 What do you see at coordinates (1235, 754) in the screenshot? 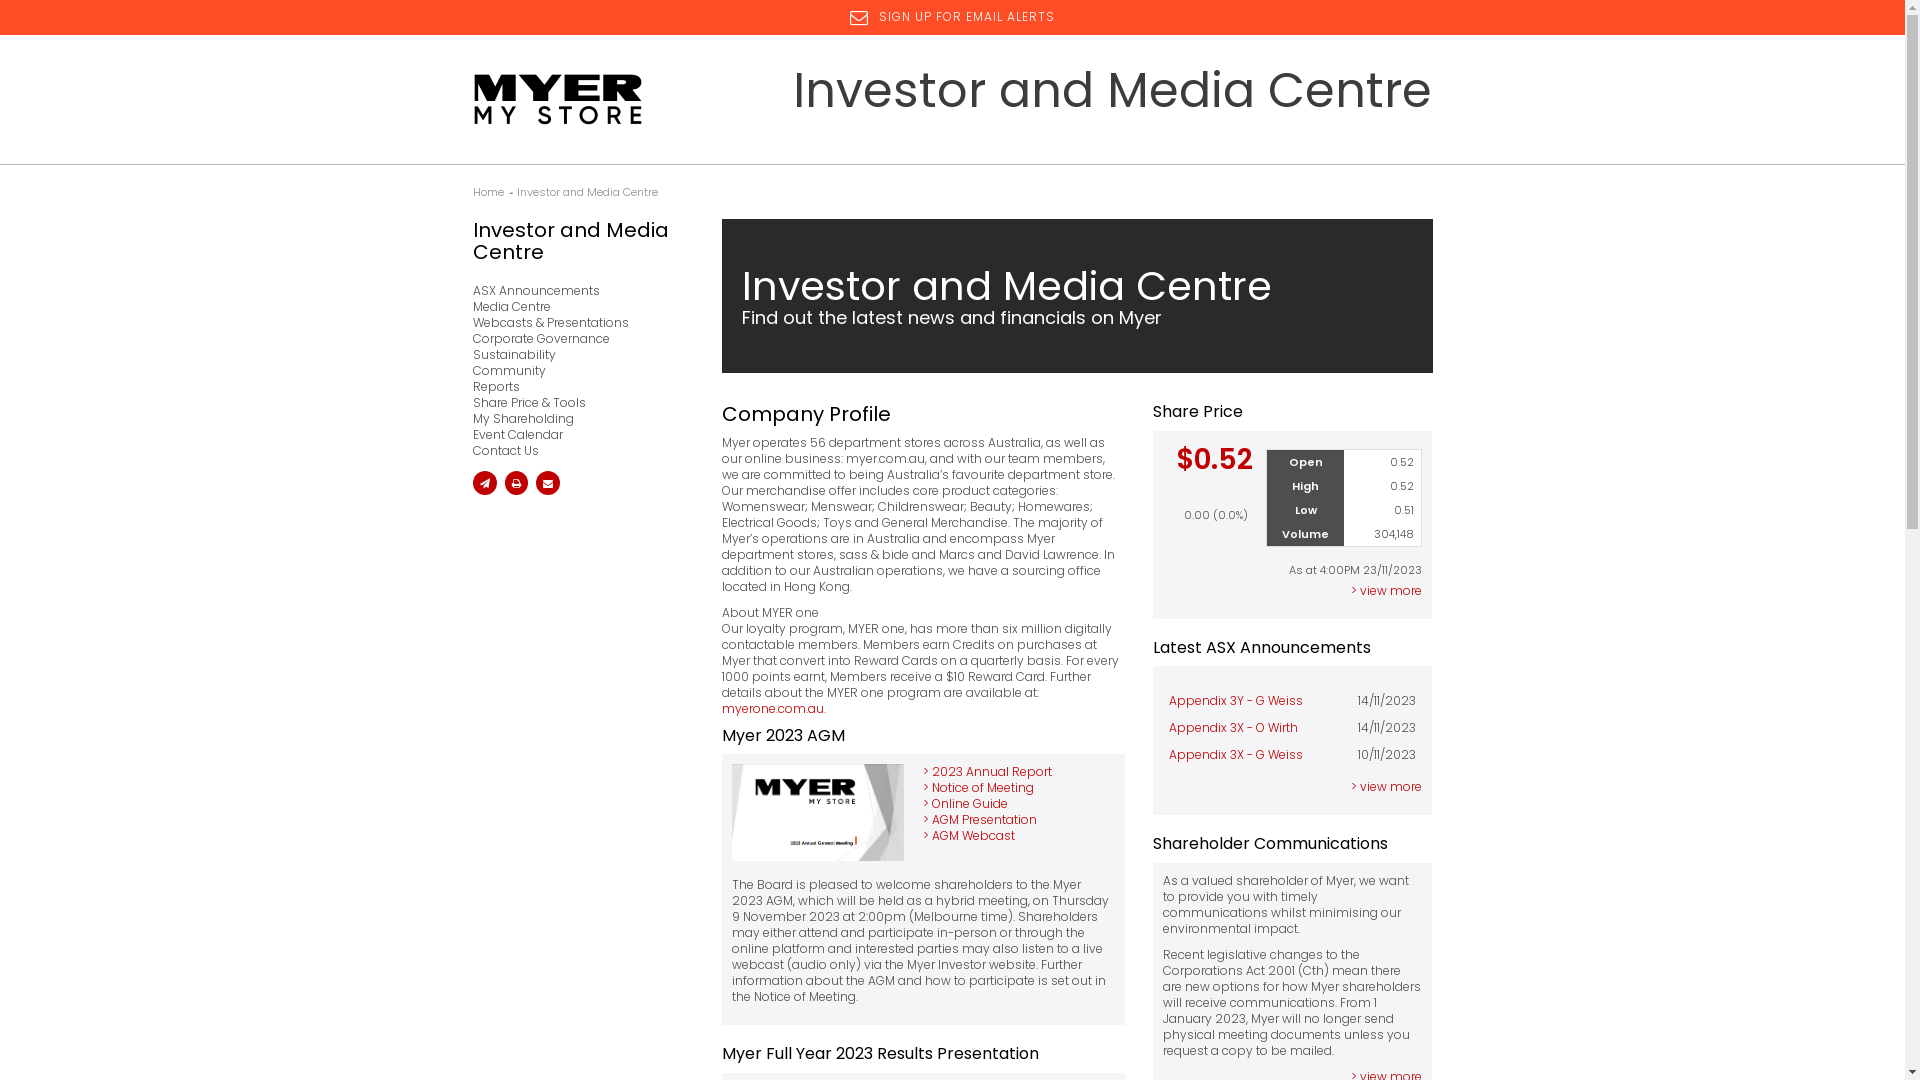
I see `'Appendix 3X - G Weiss'` at bounding box center [1235, 754].